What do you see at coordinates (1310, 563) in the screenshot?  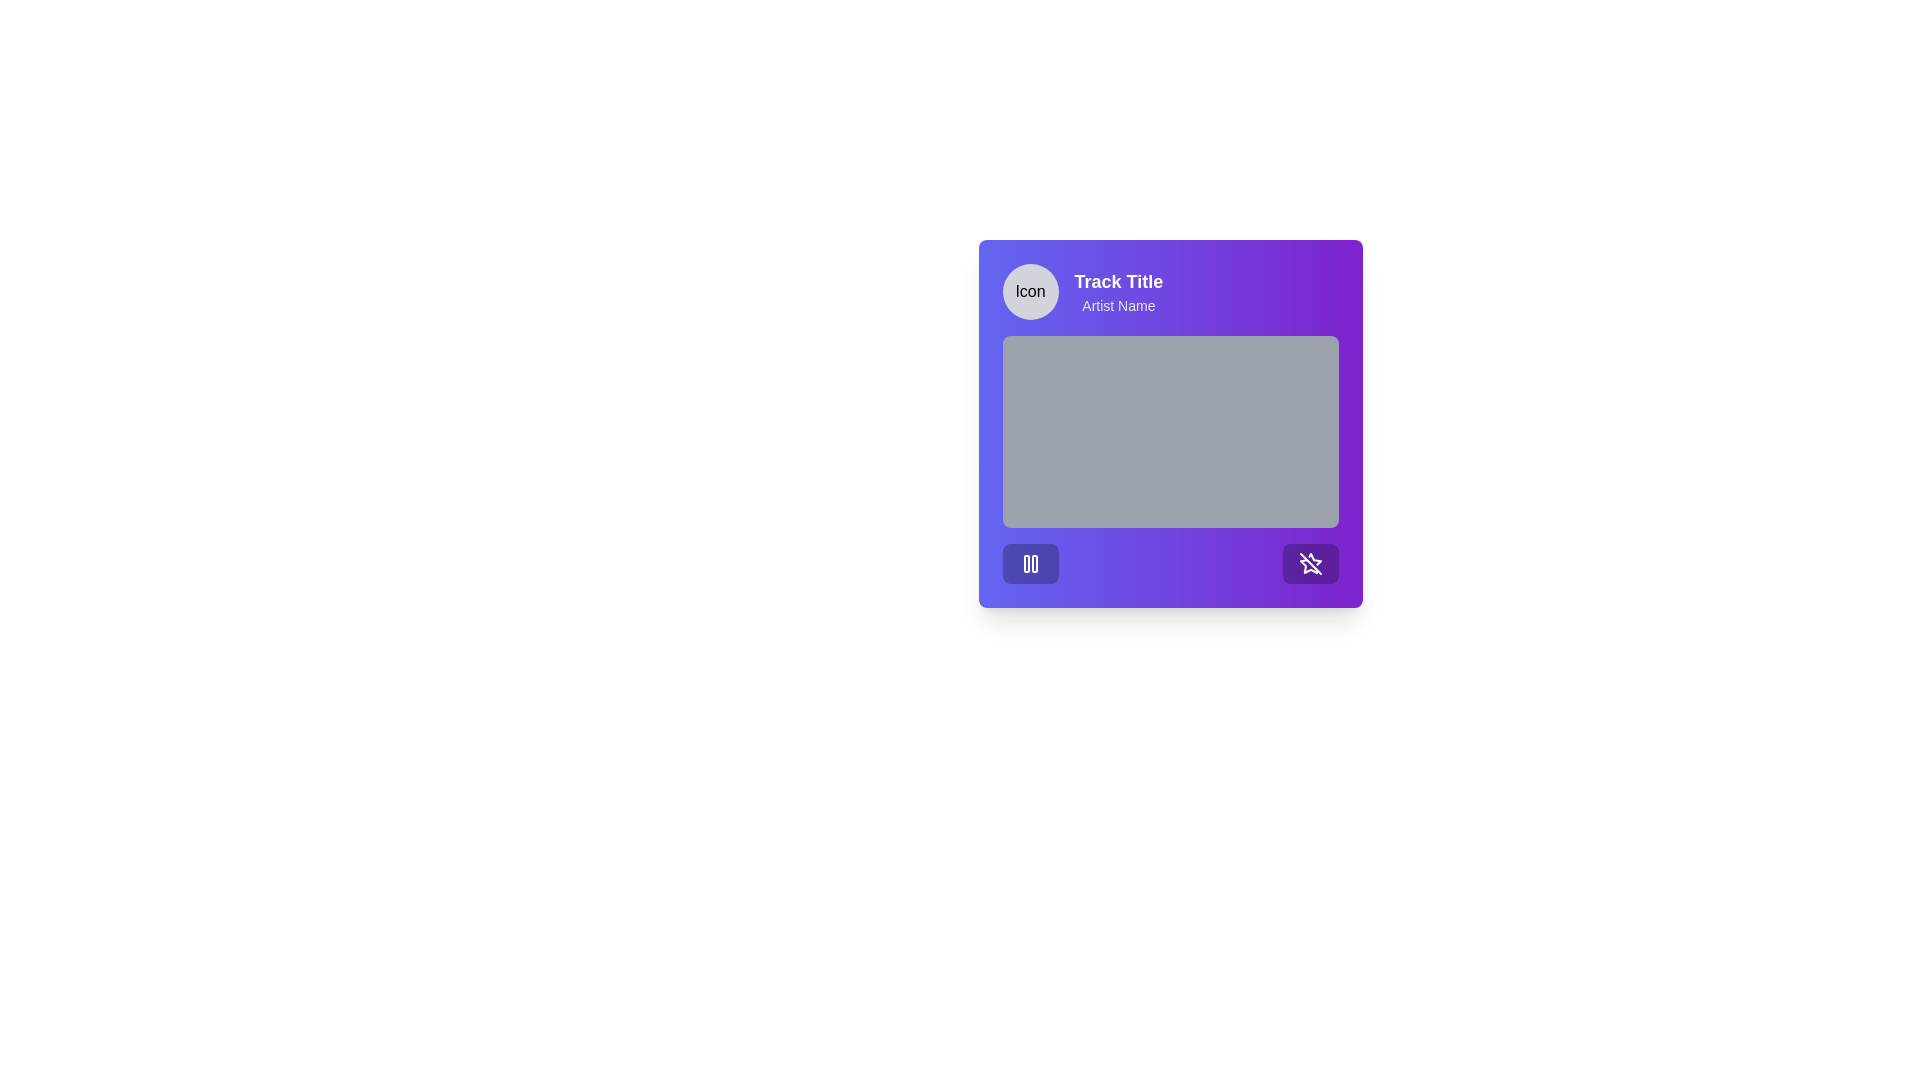 I see `the rectangular button with a dark background featuring a crossed-out star symbol` at bounding box center [1310, 563].